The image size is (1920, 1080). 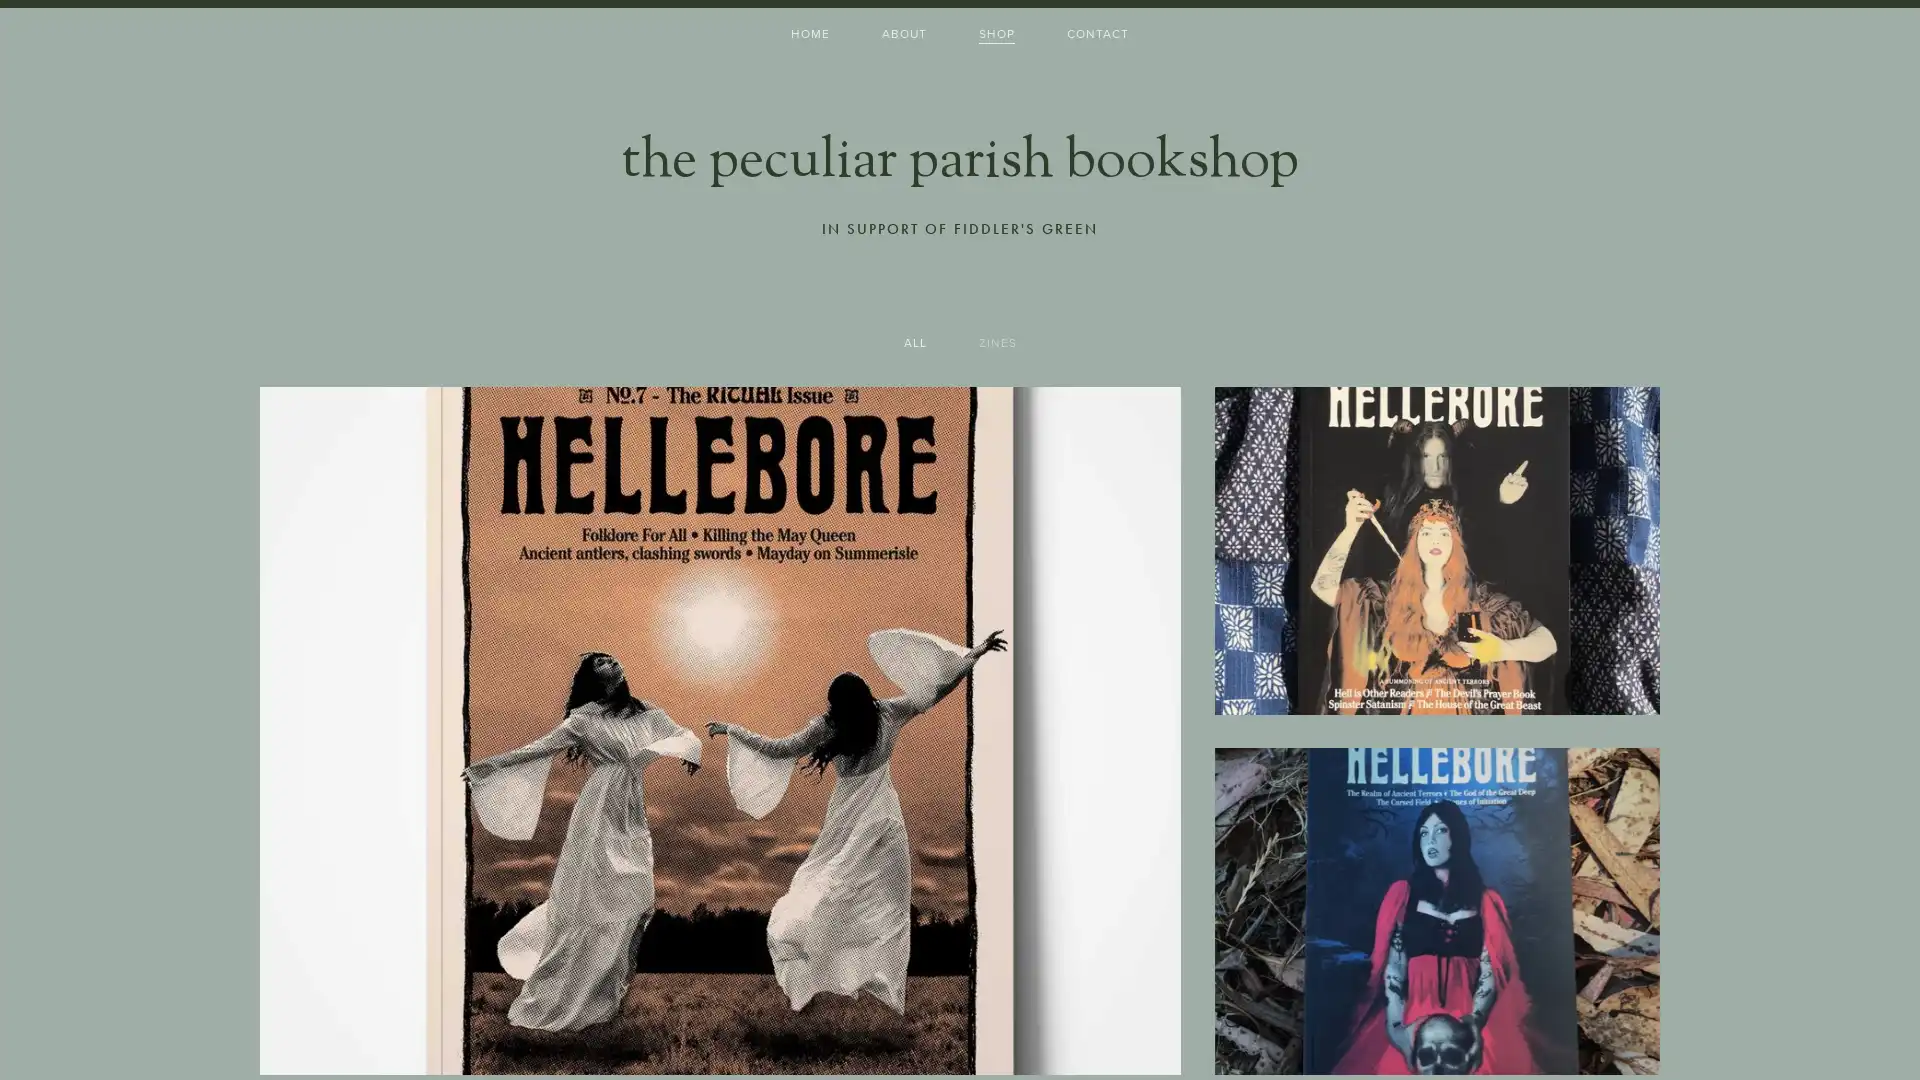 I want to click on QUICK VIEW, so click(x=1435, y=1033).